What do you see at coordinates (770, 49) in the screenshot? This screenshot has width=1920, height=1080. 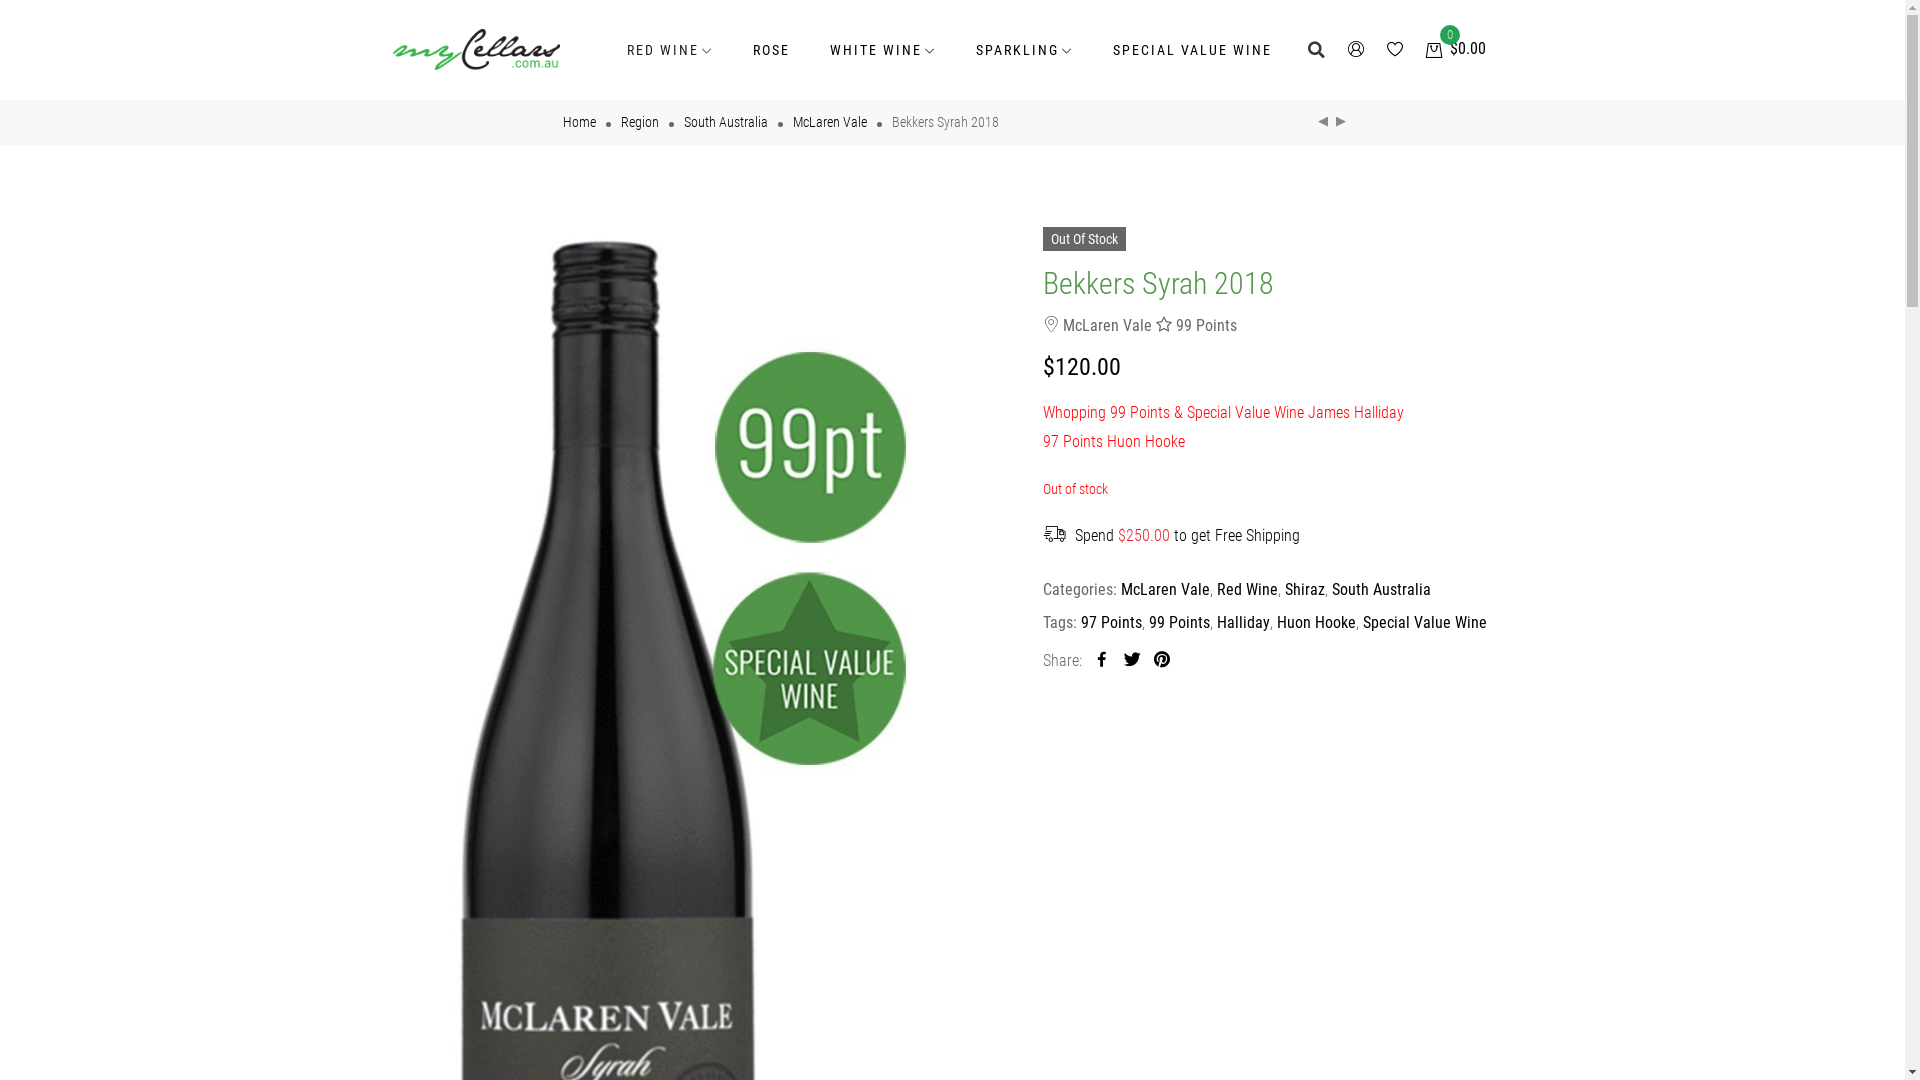 I see `'ROSE'` at bounding box center [770, 49].